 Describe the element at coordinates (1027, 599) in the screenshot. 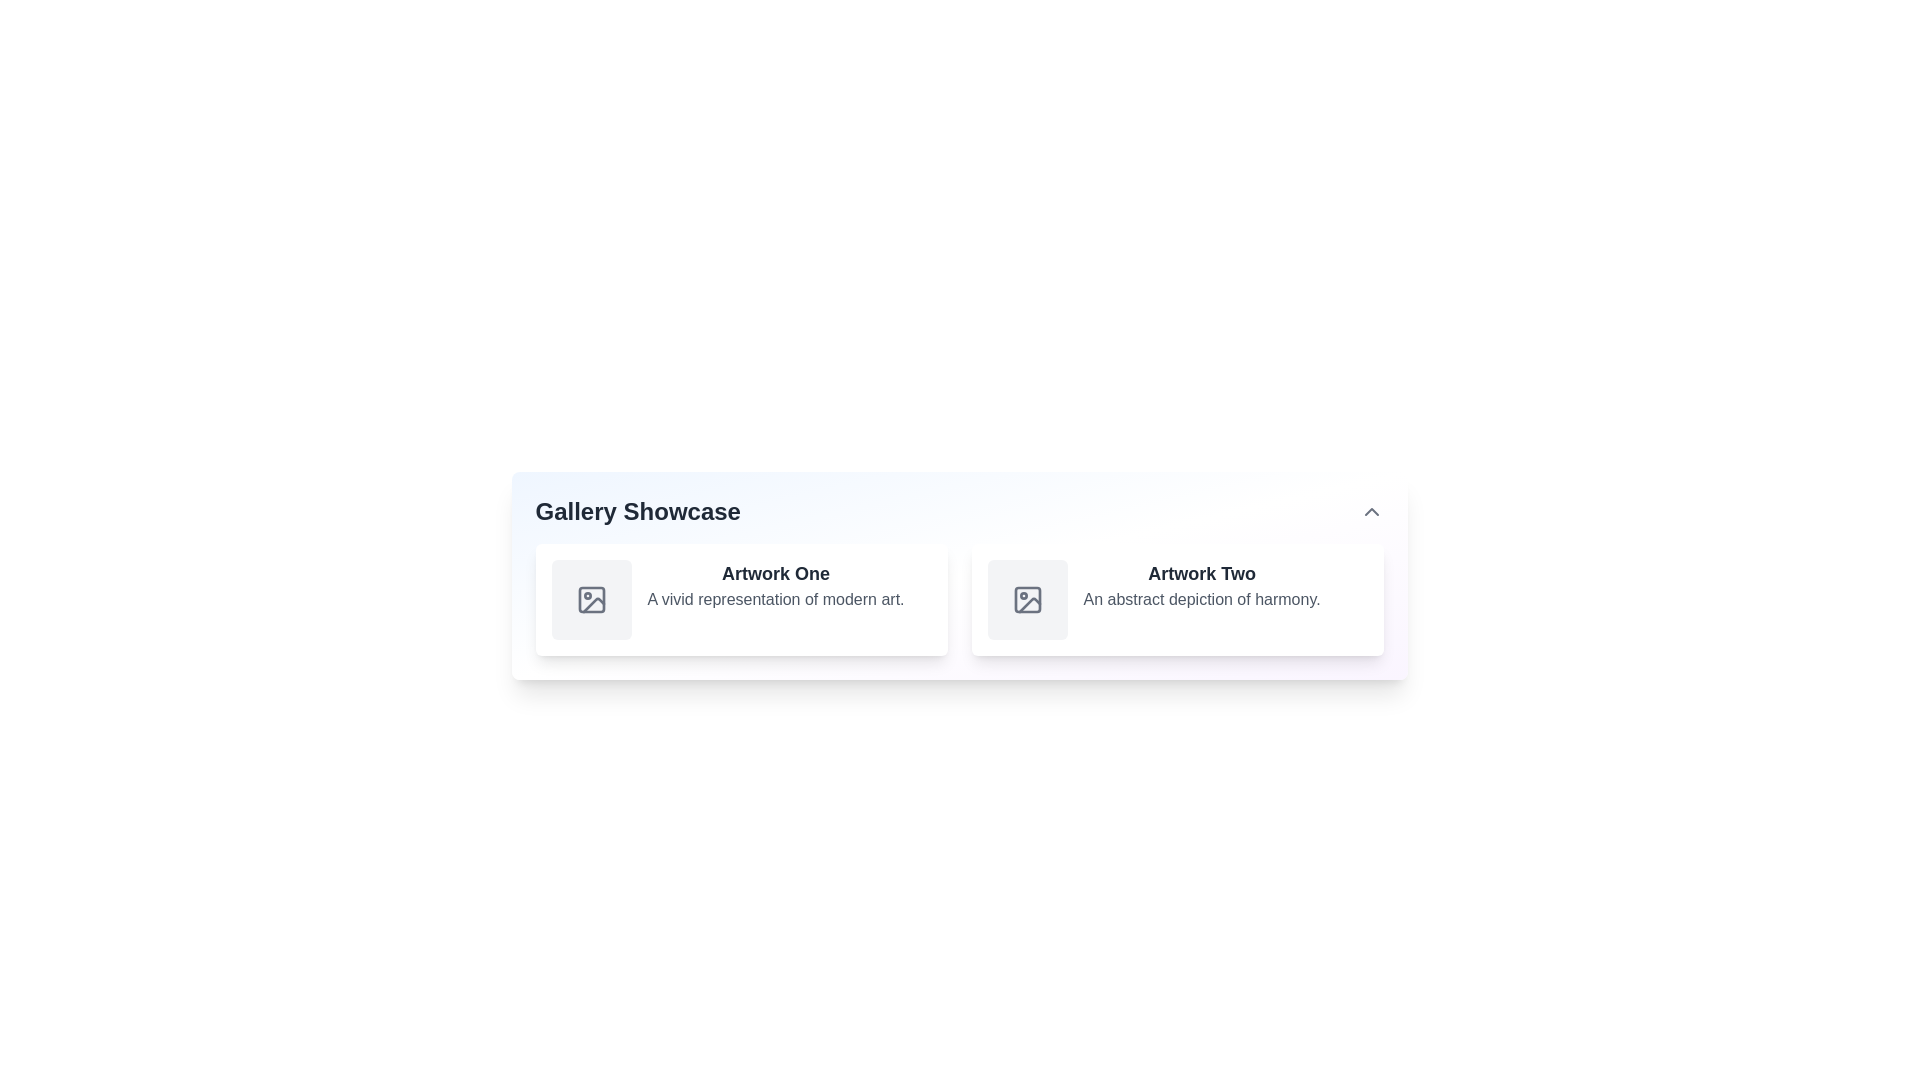

I see `the Decorative graphical component styled with a light gray fill, located in the icon representation of 'Artwork Two' in the 'Gallery Showcase' interface` at that location.